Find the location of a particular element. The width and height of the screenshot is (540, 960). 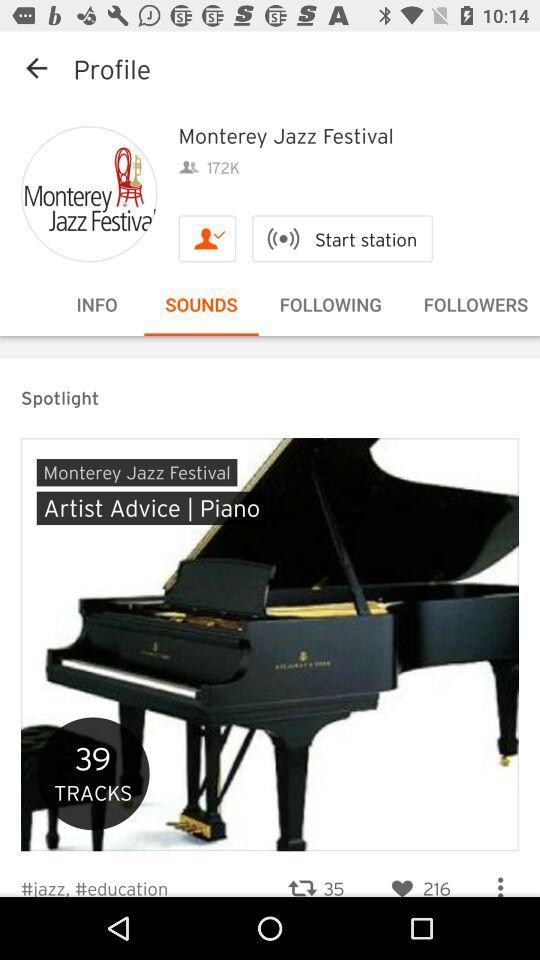

profile picture is located at coordinates (88, 194).